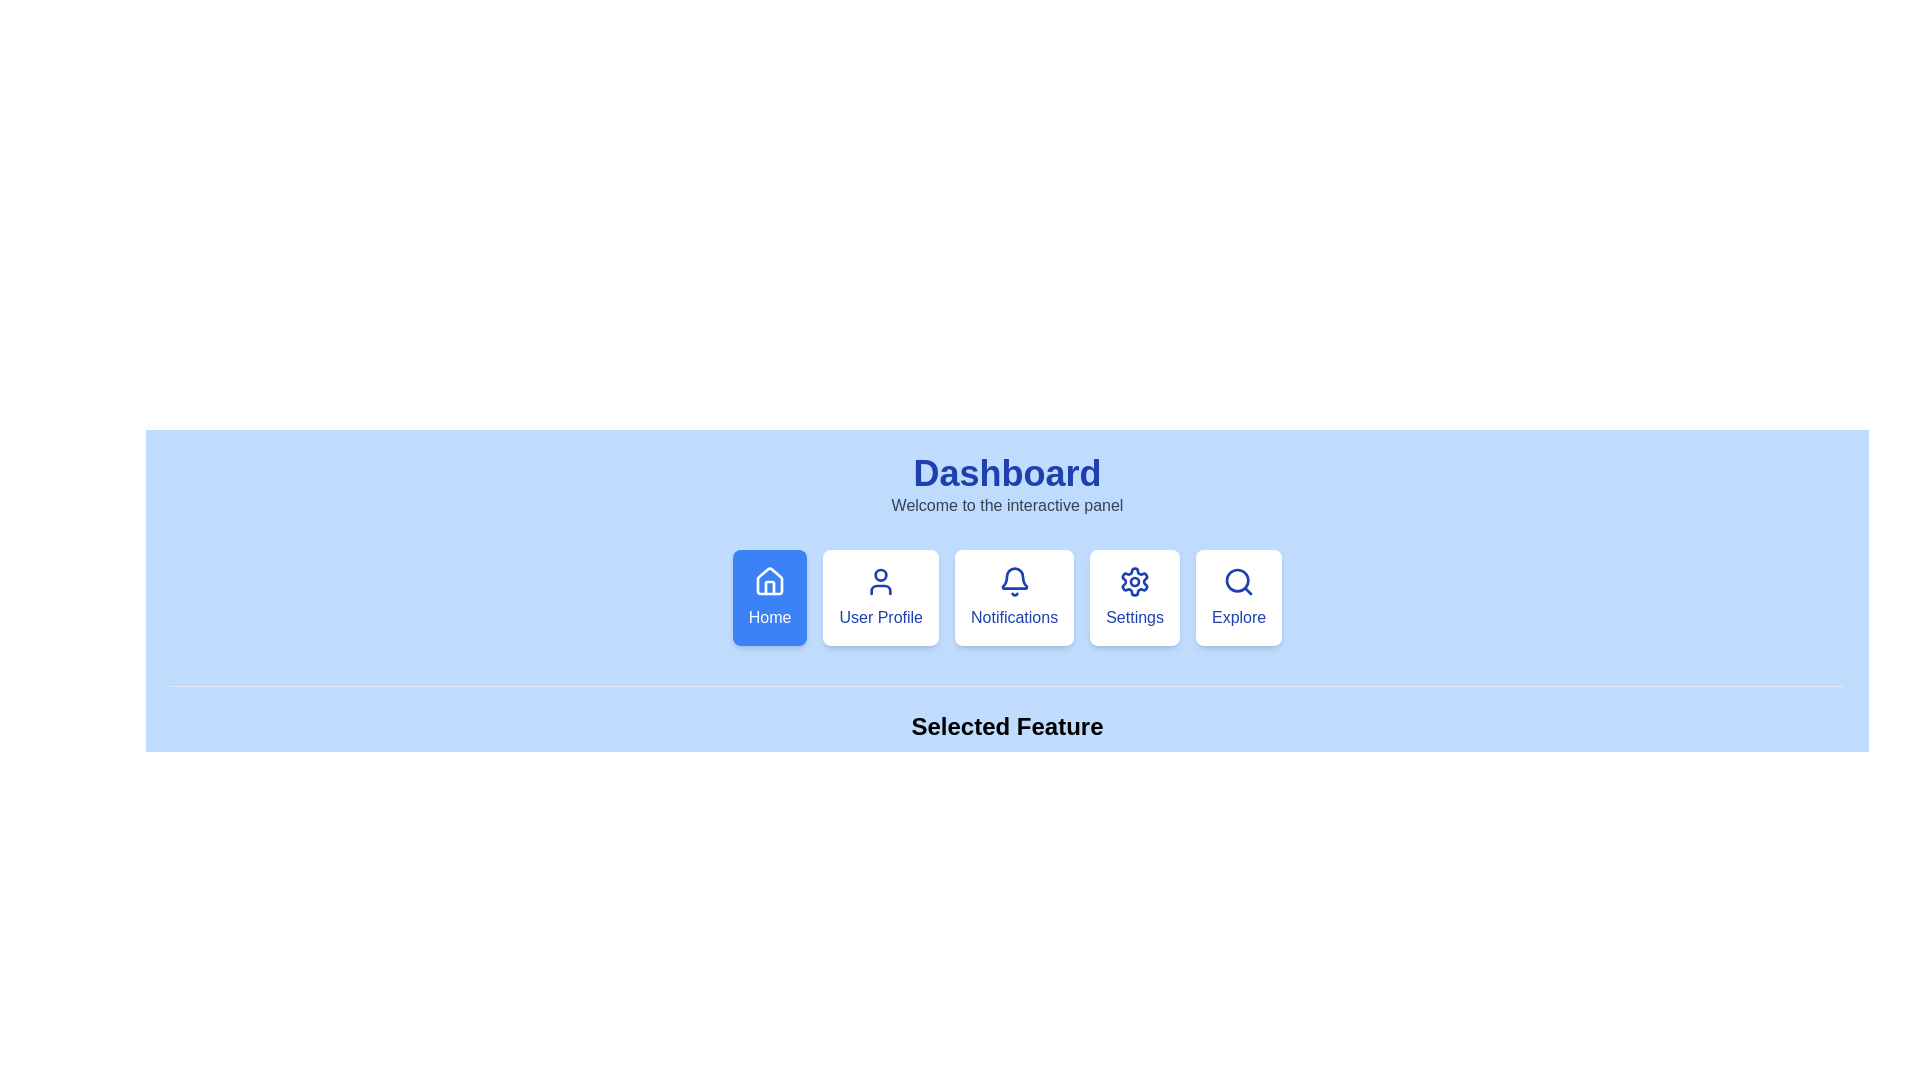 This screenshot has width=1920, height=1080. What do you see at coordinates (1014, 616) in the screenshot?
I see `the 'Notifications' text label, which is styled in blue and located below the bell icon in the menu options` at bounding box center [1014, 616].